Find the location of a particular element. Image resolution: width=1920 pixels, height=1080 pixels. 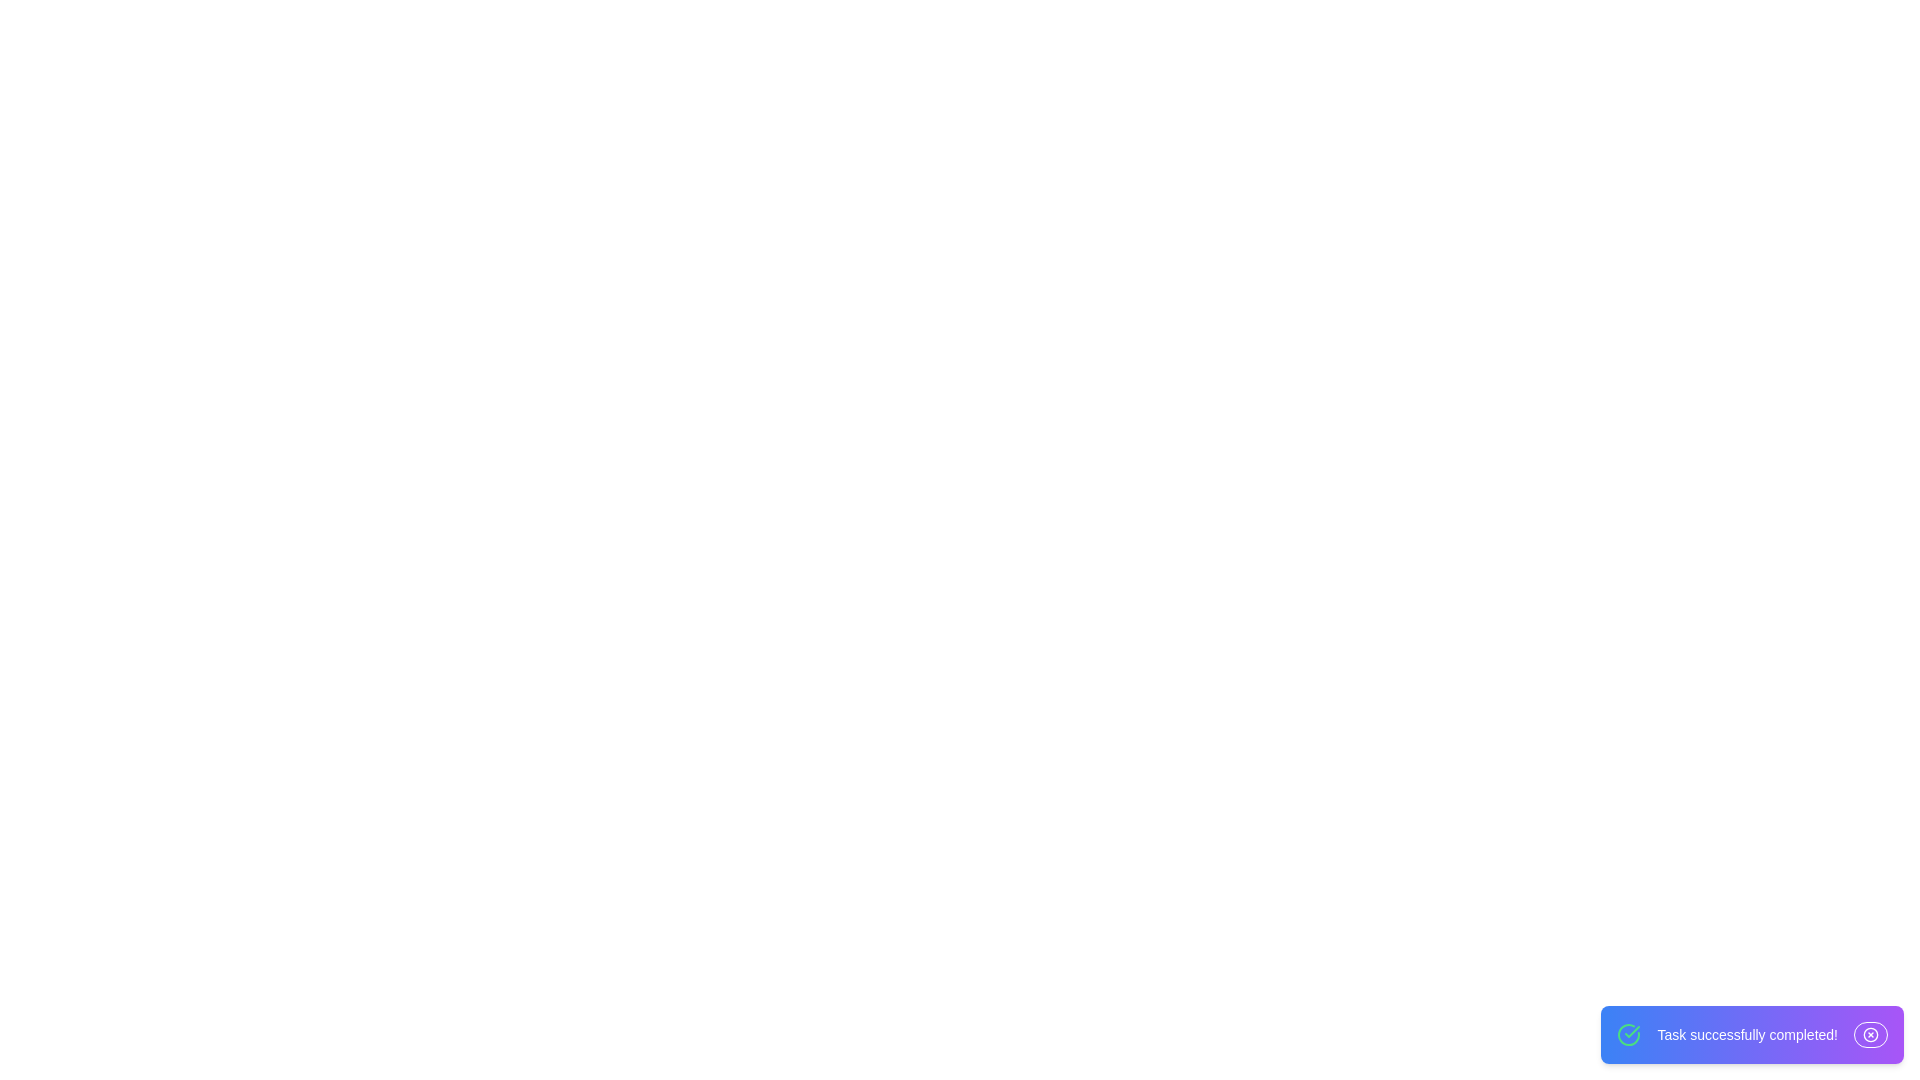

the small circular close button with a white border and an 'x' icon is located at coordinates (1870, 1034).